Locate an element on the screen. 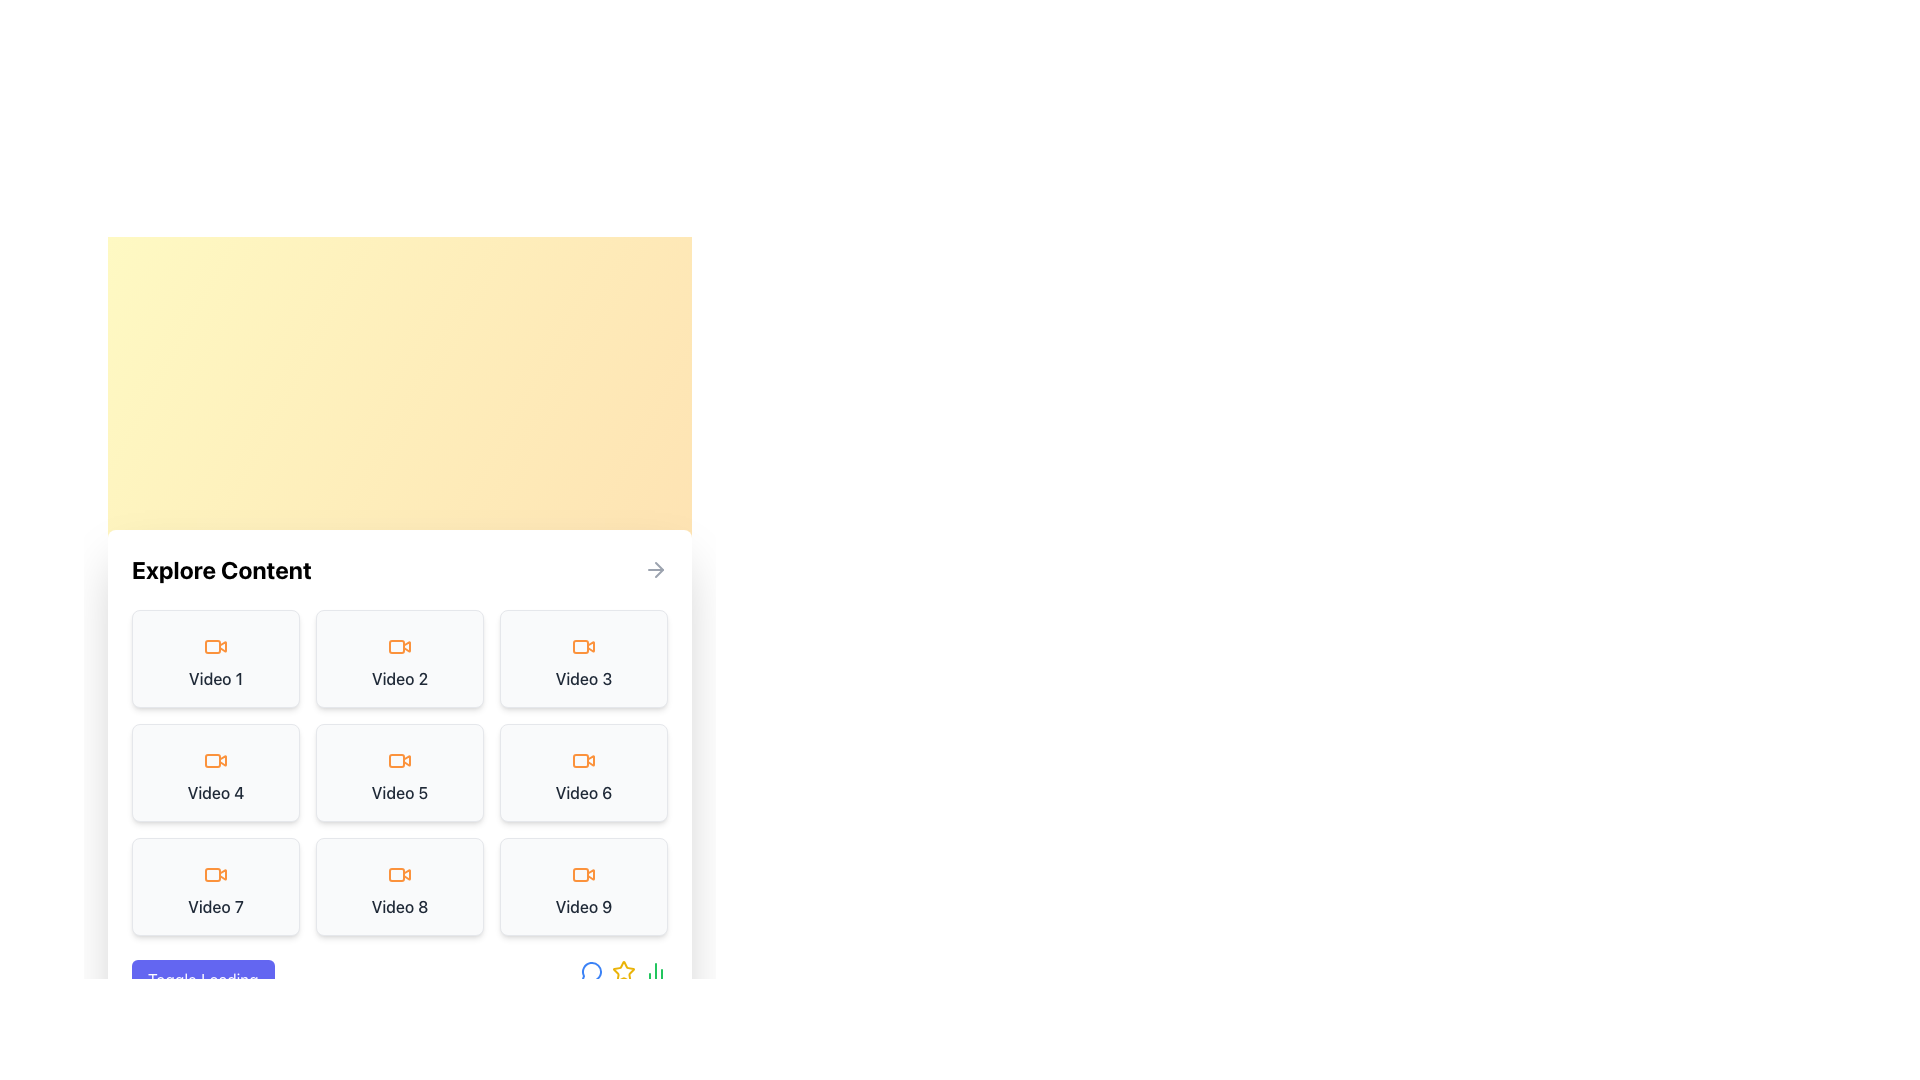 The image size is (1920, 1080). the Decorative SVG element located within the video icon of the first item in a grid of content blocks, positioned towards the top-left corner of the icon is located at coordinates (212, 647).